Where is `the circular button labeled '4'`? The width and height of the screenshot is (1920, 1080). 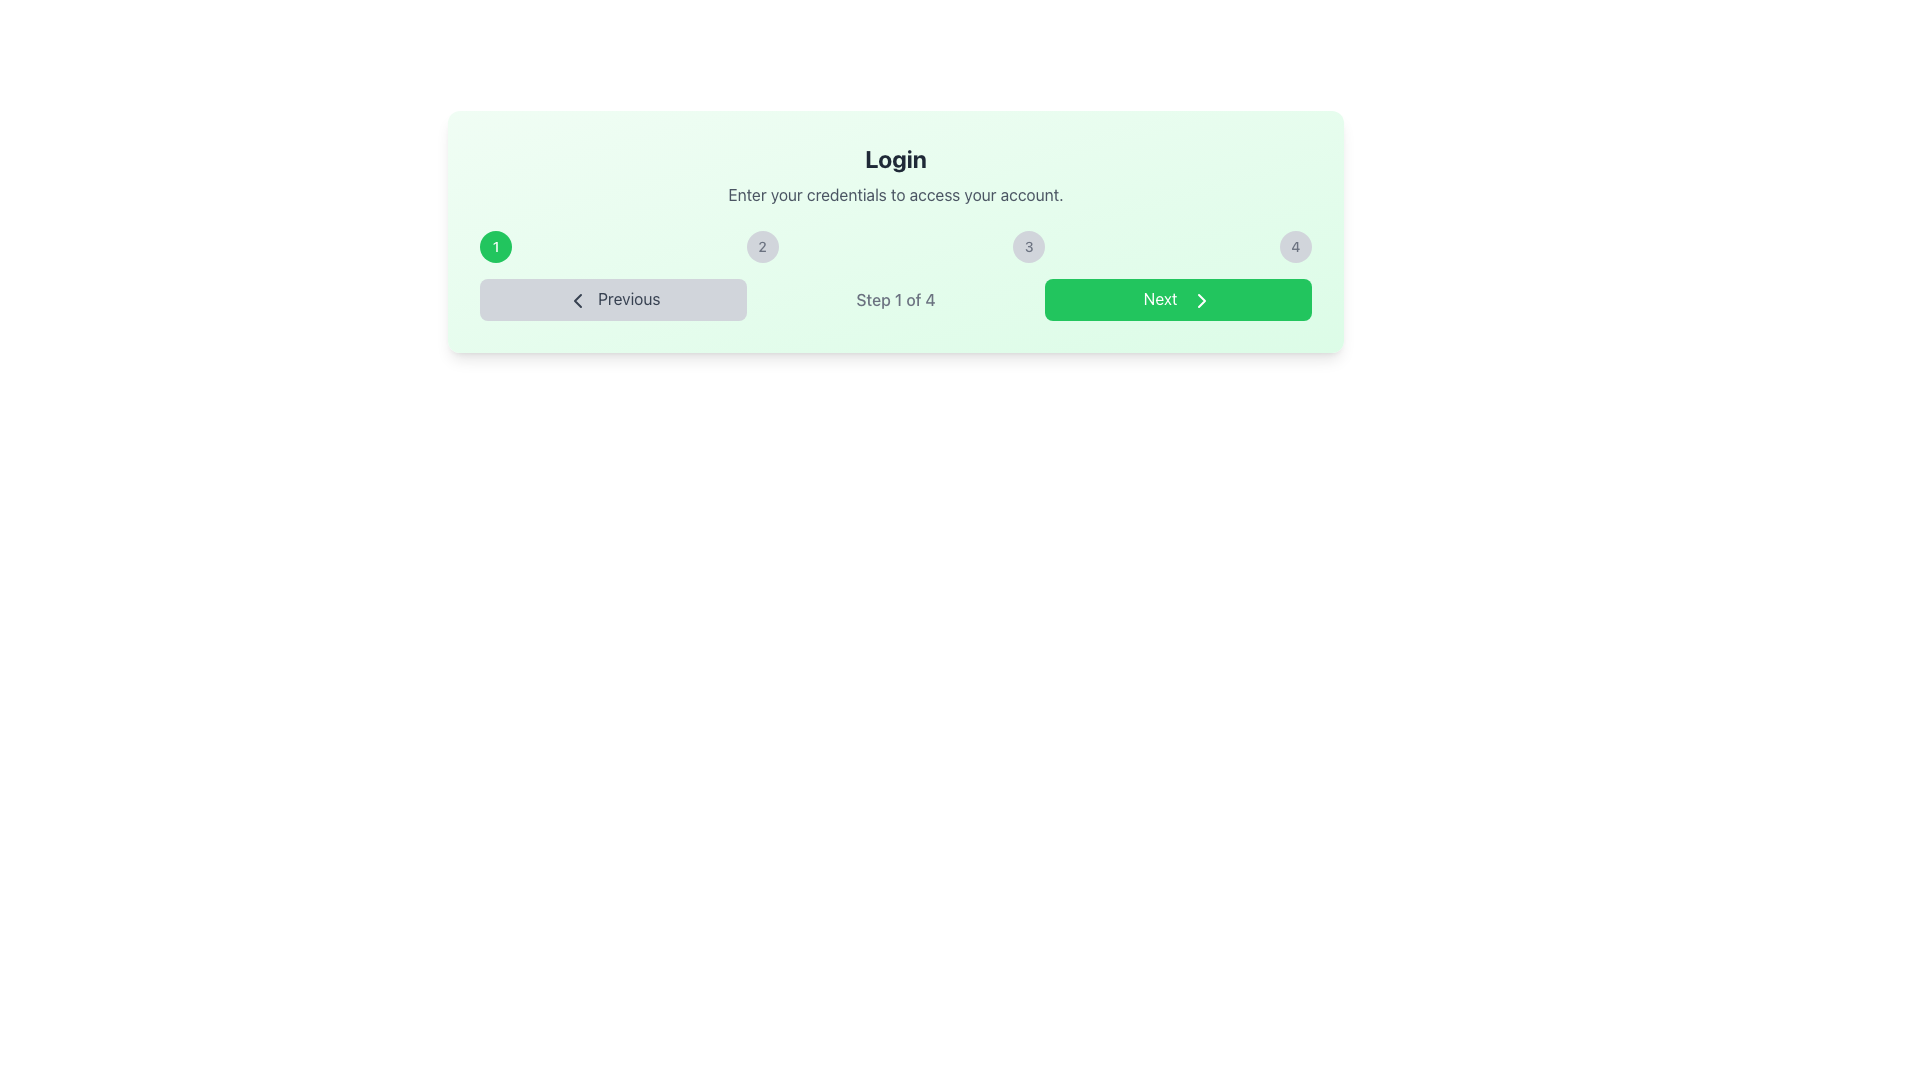 the circular button labeled '4' is located at coordinates (1296, 245).